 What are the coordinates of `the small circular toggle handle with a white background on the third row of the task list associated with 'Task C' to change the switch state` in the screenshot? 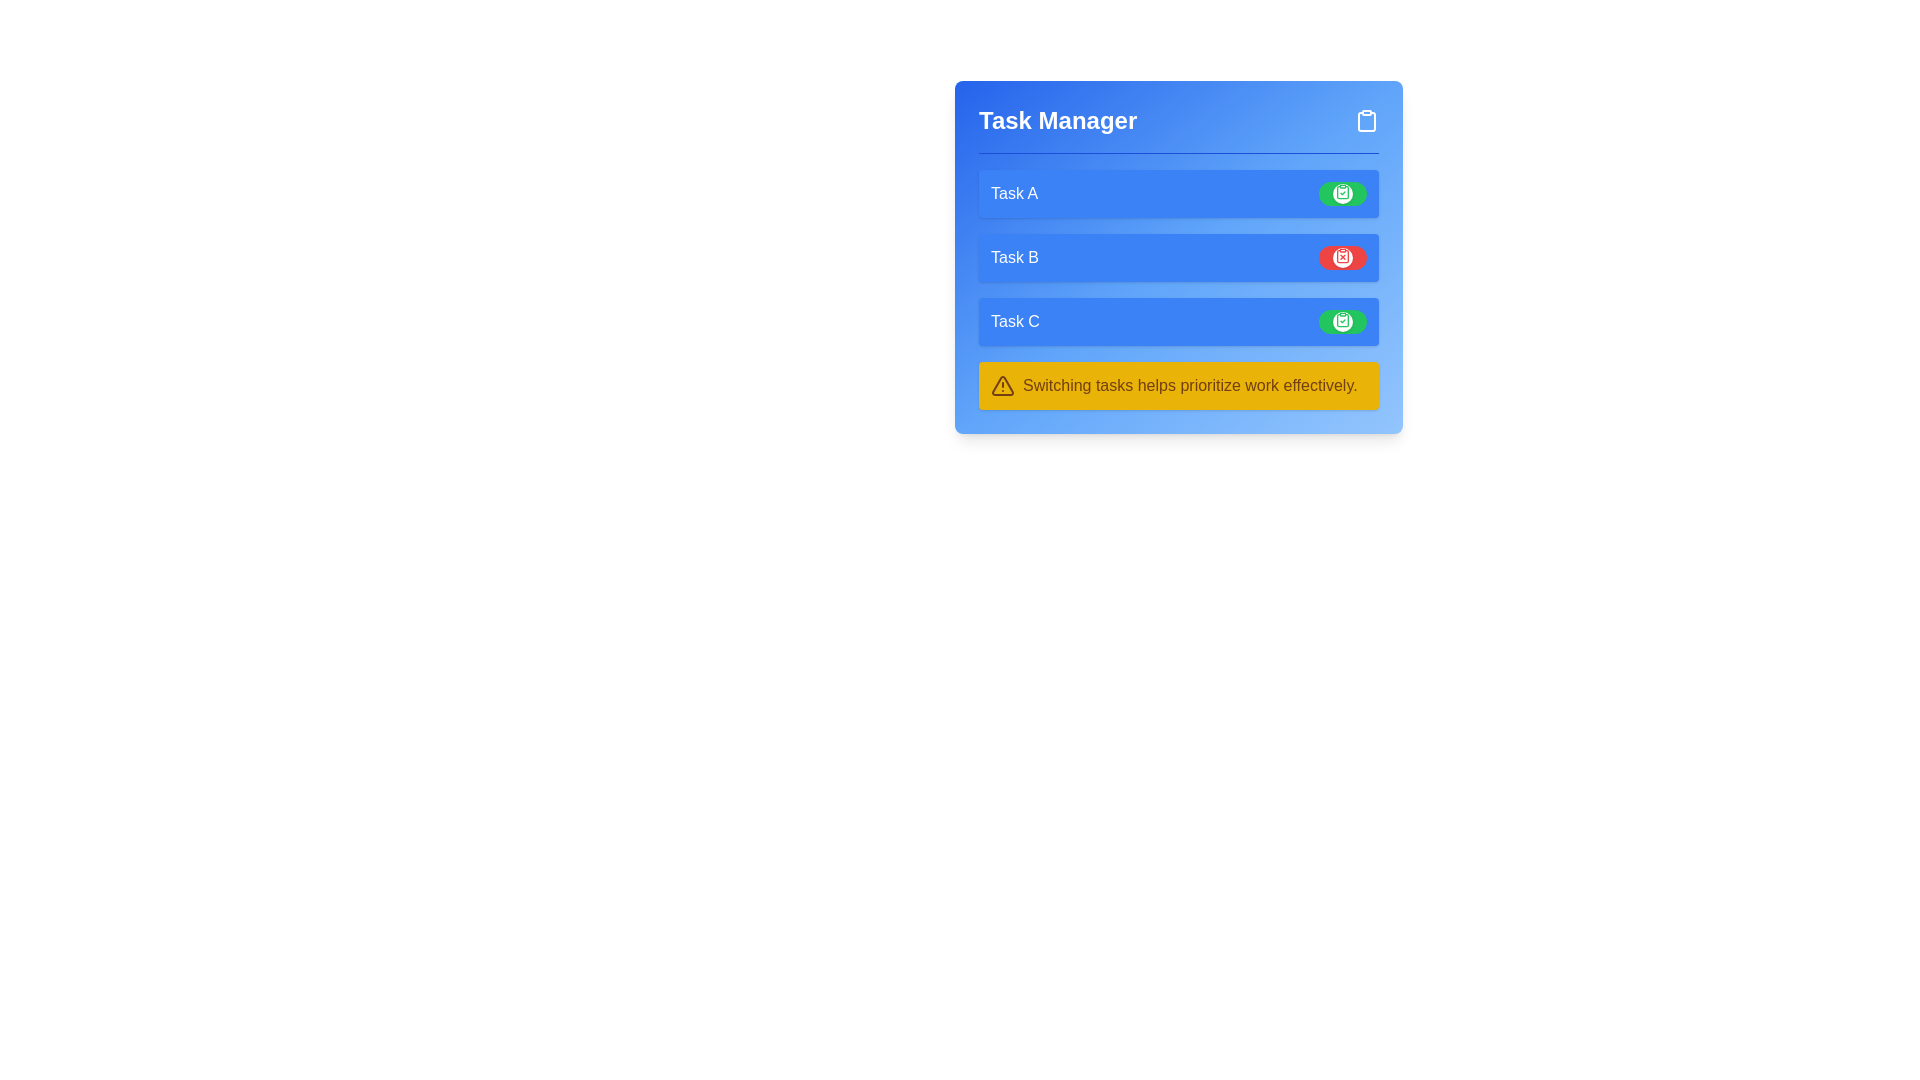 It's located at (1343, 320).